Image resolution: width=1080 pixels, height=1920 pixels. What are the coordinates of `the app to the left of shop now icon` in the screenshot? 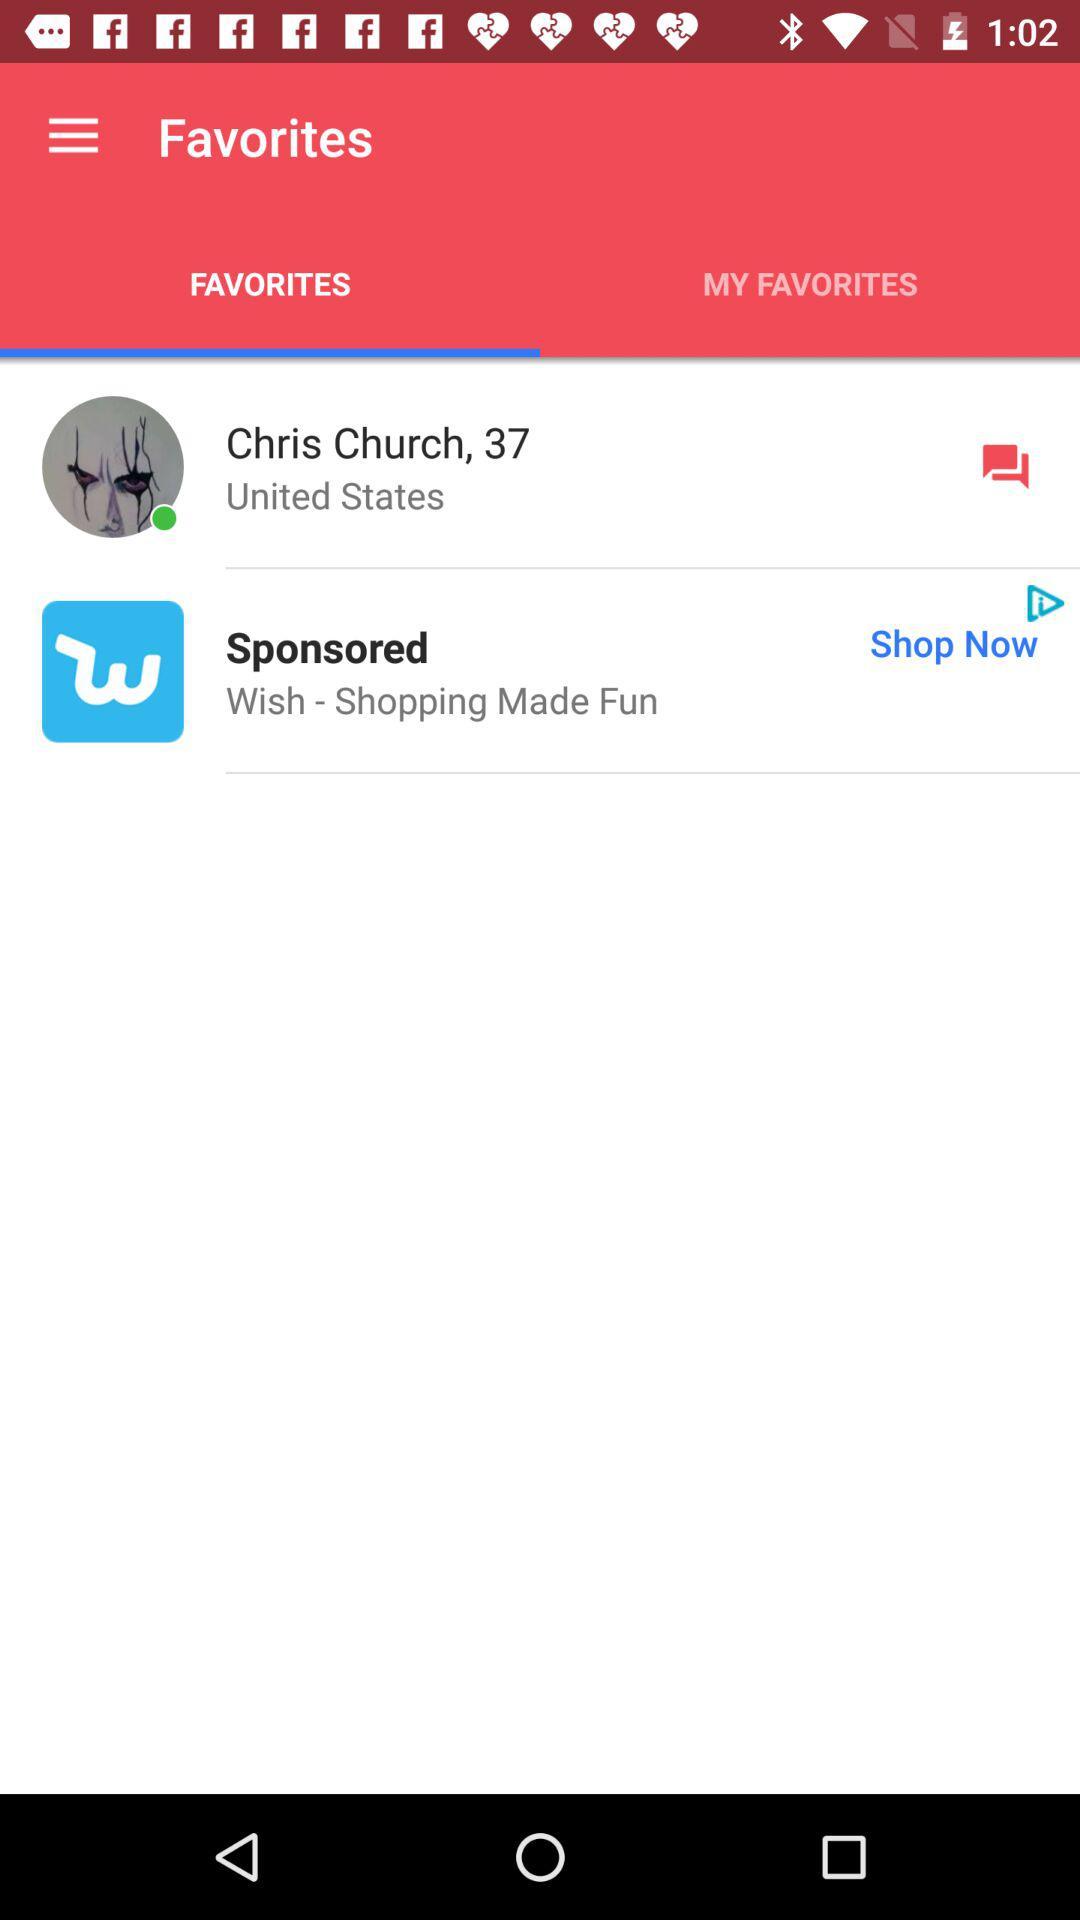 It's located at (326, 646).